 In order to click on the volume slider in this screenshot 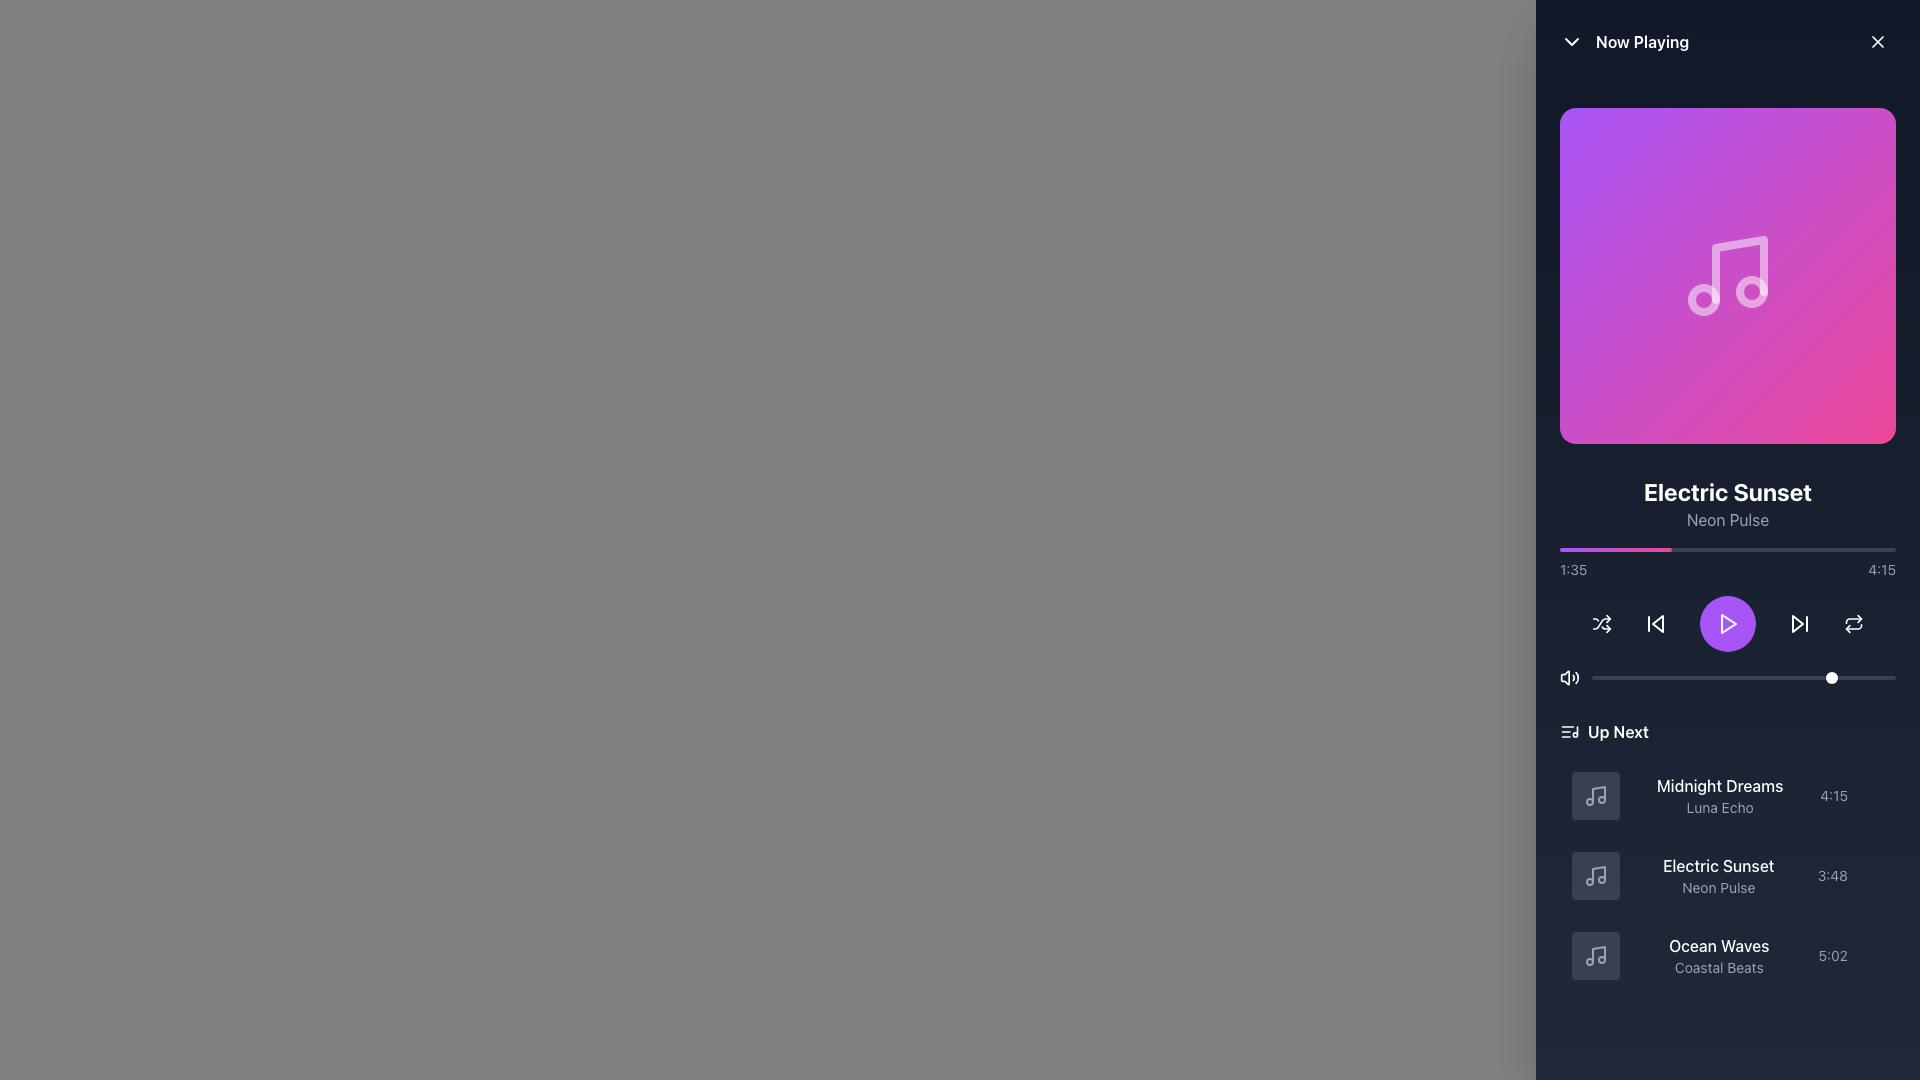, I will do `click(1849, 677)`.